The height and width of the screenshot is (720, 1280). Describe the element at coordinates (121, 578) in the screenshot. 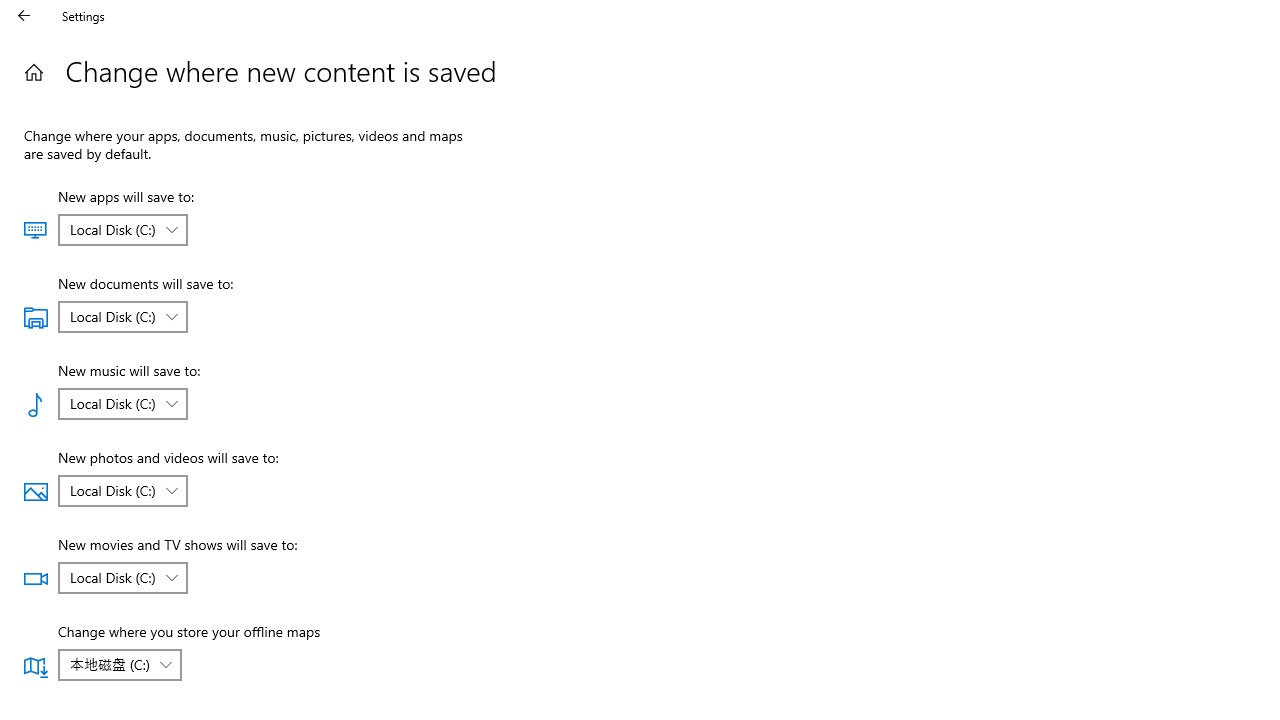

I see `'New movies and TV shows will save to:'` at that location.